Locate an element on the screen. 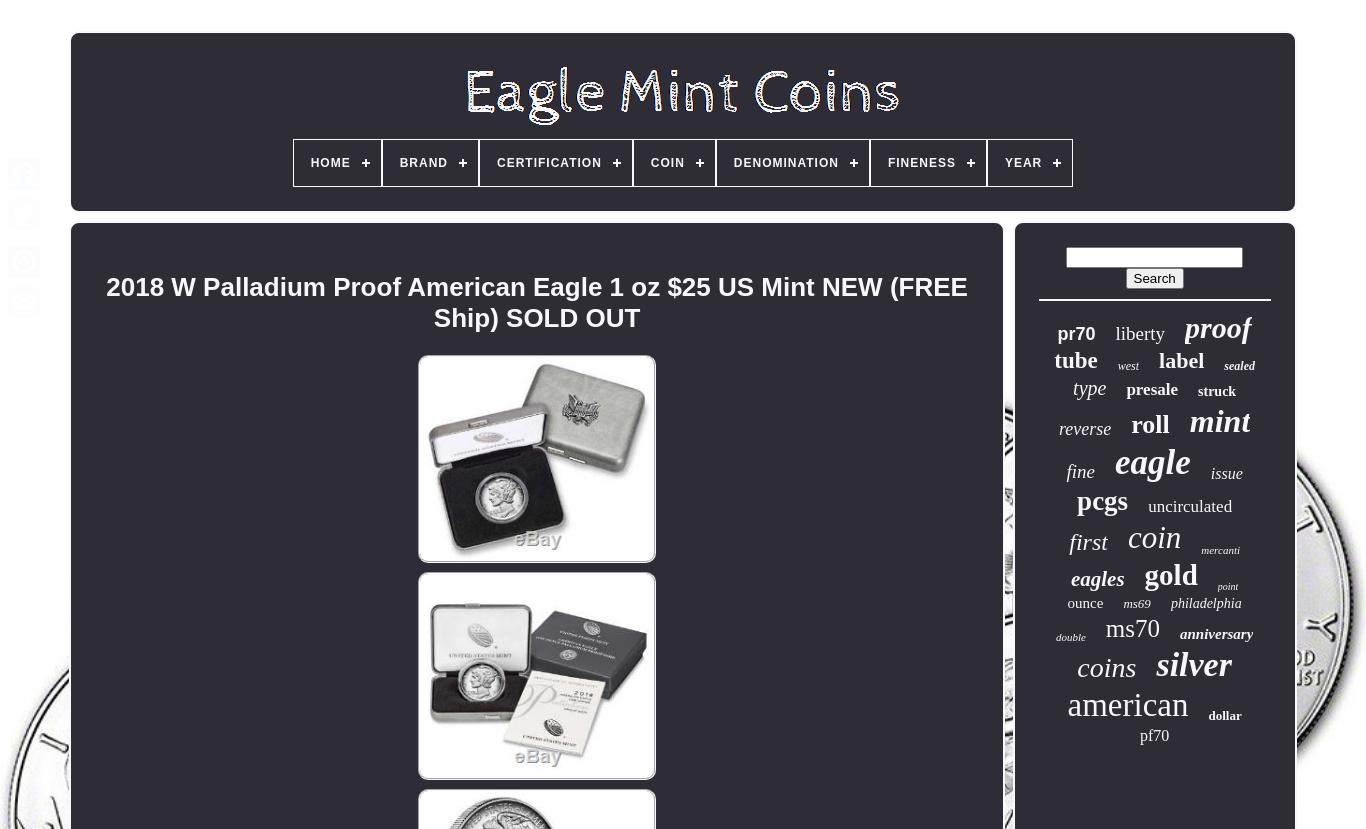 The height and width of the screenshot is (829, 1366). 'pf70' is located at coordinates (1153, 734).